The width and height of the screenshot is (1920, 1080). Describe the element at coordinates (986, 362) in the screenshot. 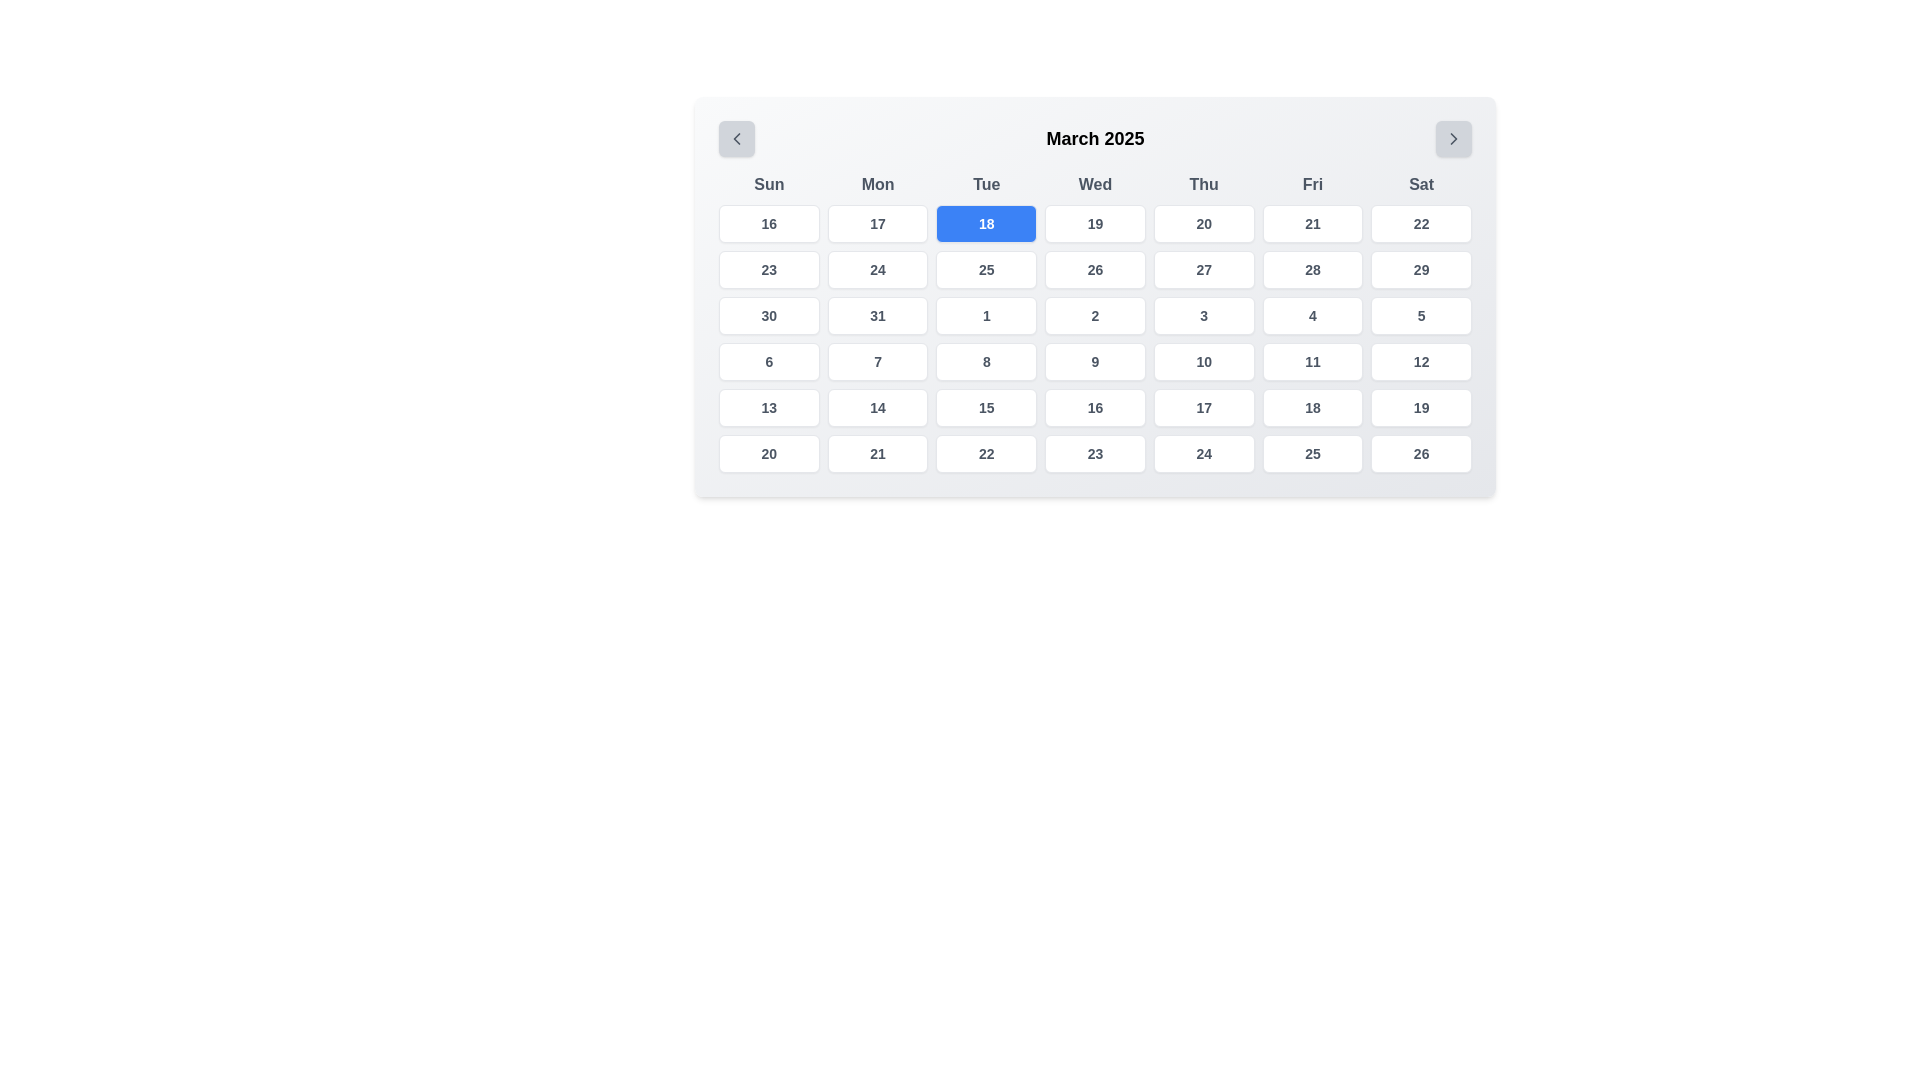

I see `the calendar date button representing '8' located in the sixth row and third column` at that location.